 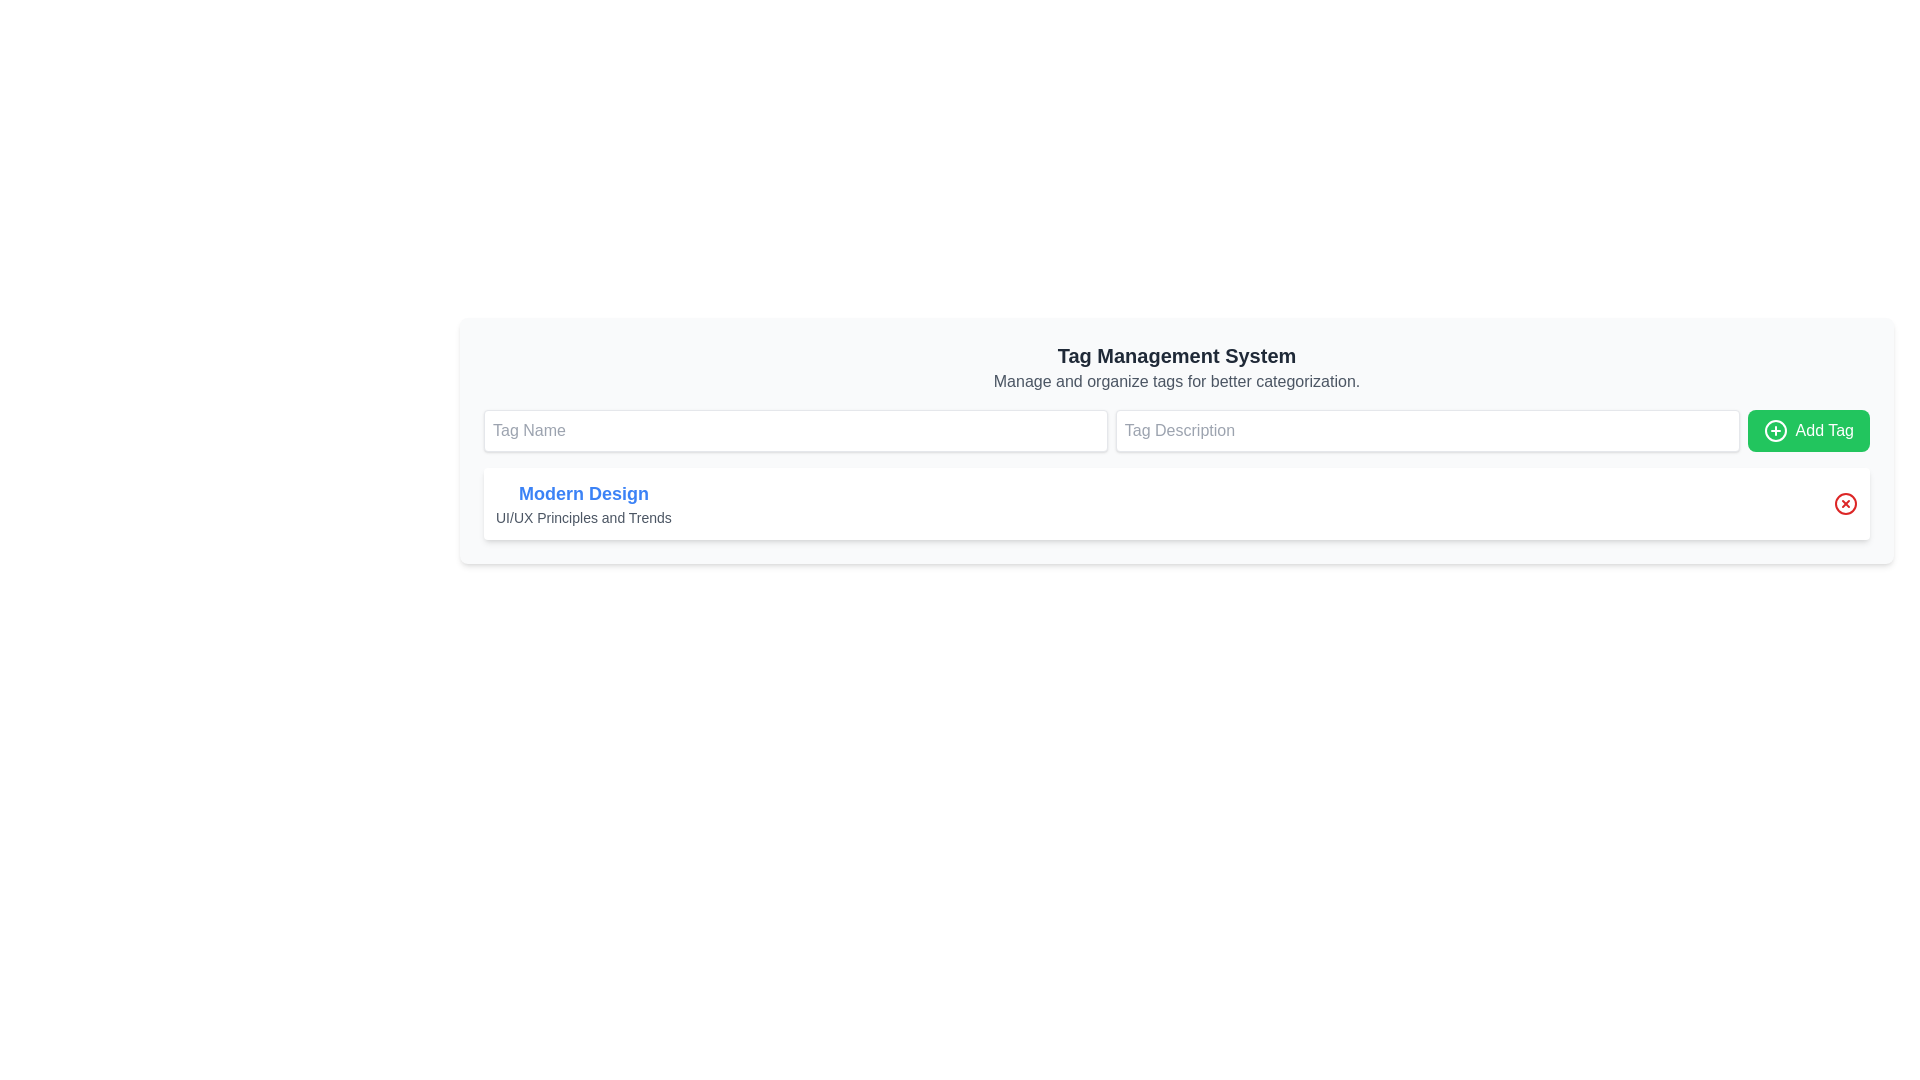 I want to click on the text label that serves as a title for 'Modern Design', which is located in the center of the UI layout below the 'Tag Name' input field, so click(x=582, y=493).